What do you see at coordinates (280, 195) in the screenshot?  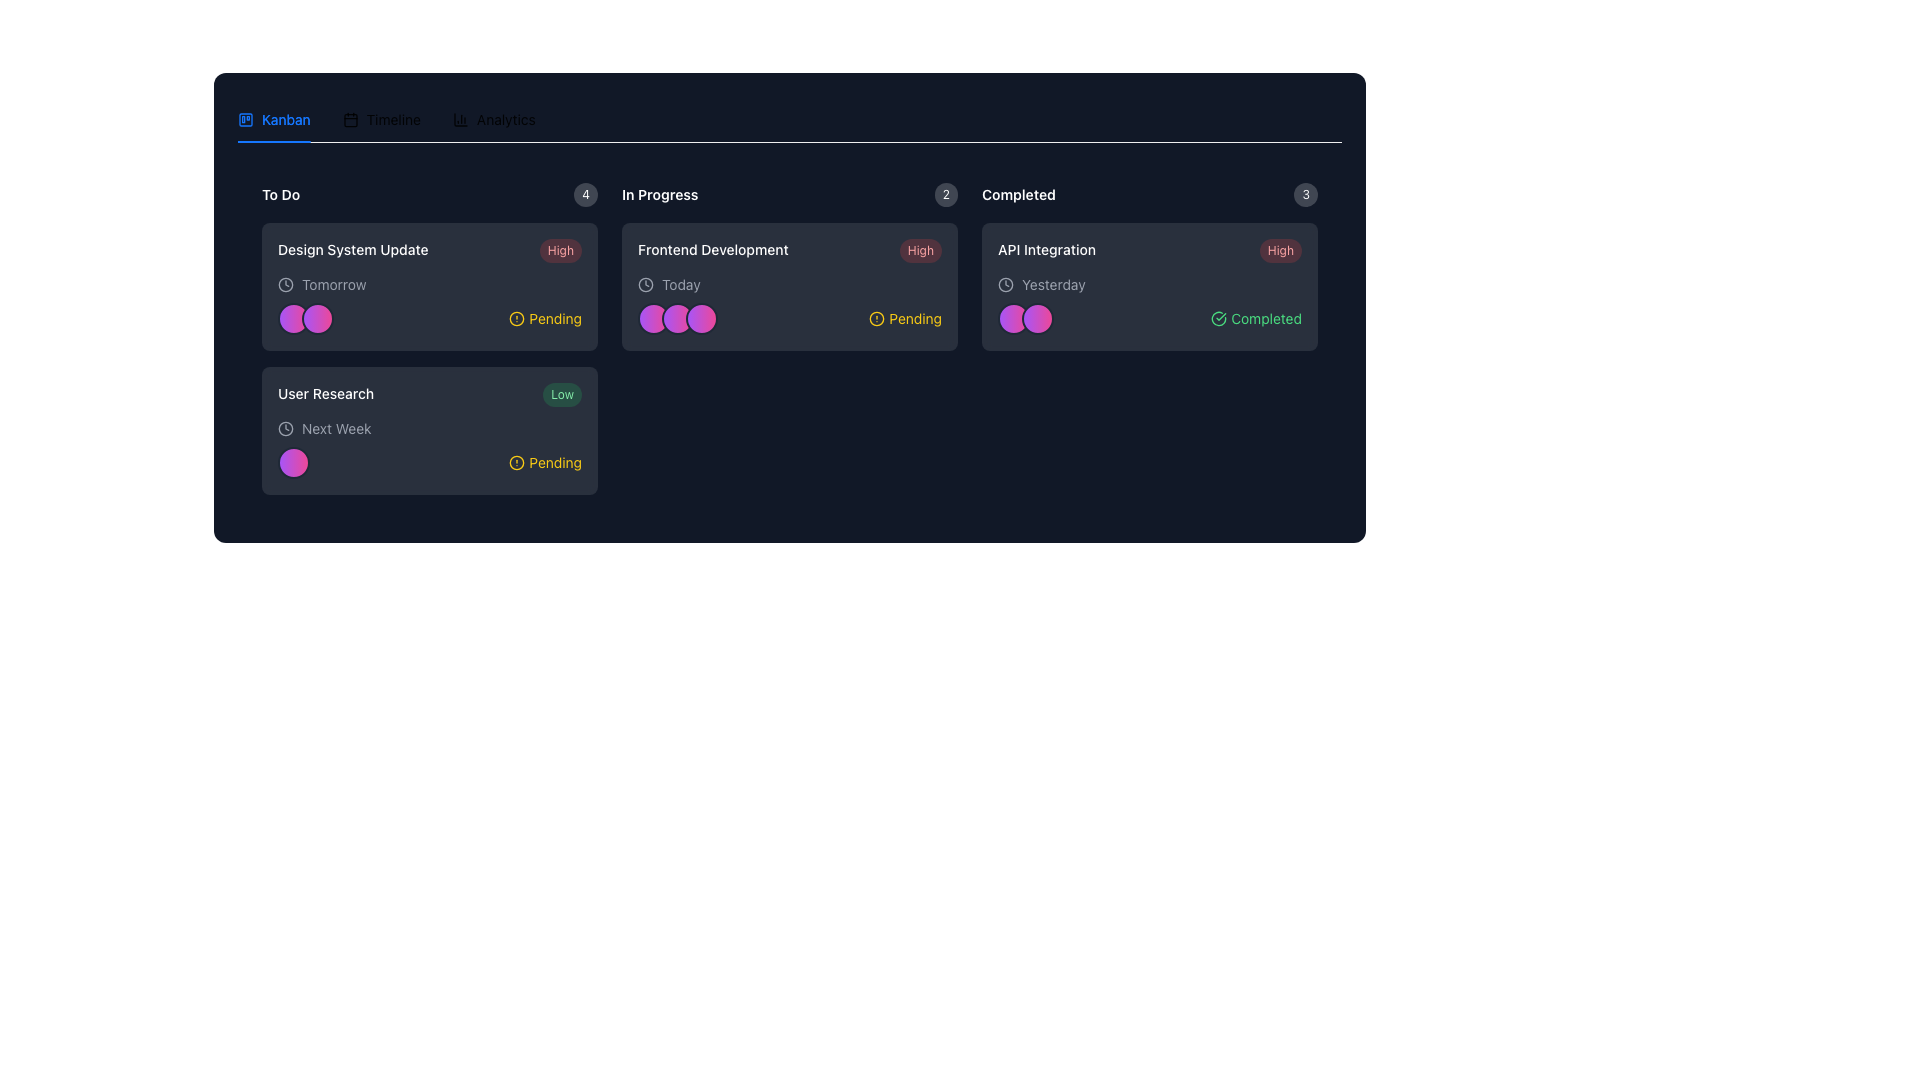 I see `the static text label that serves as the title for the 'To Do' section, located at the upper-left corner of the user interface` at bounding box center [280, 195].